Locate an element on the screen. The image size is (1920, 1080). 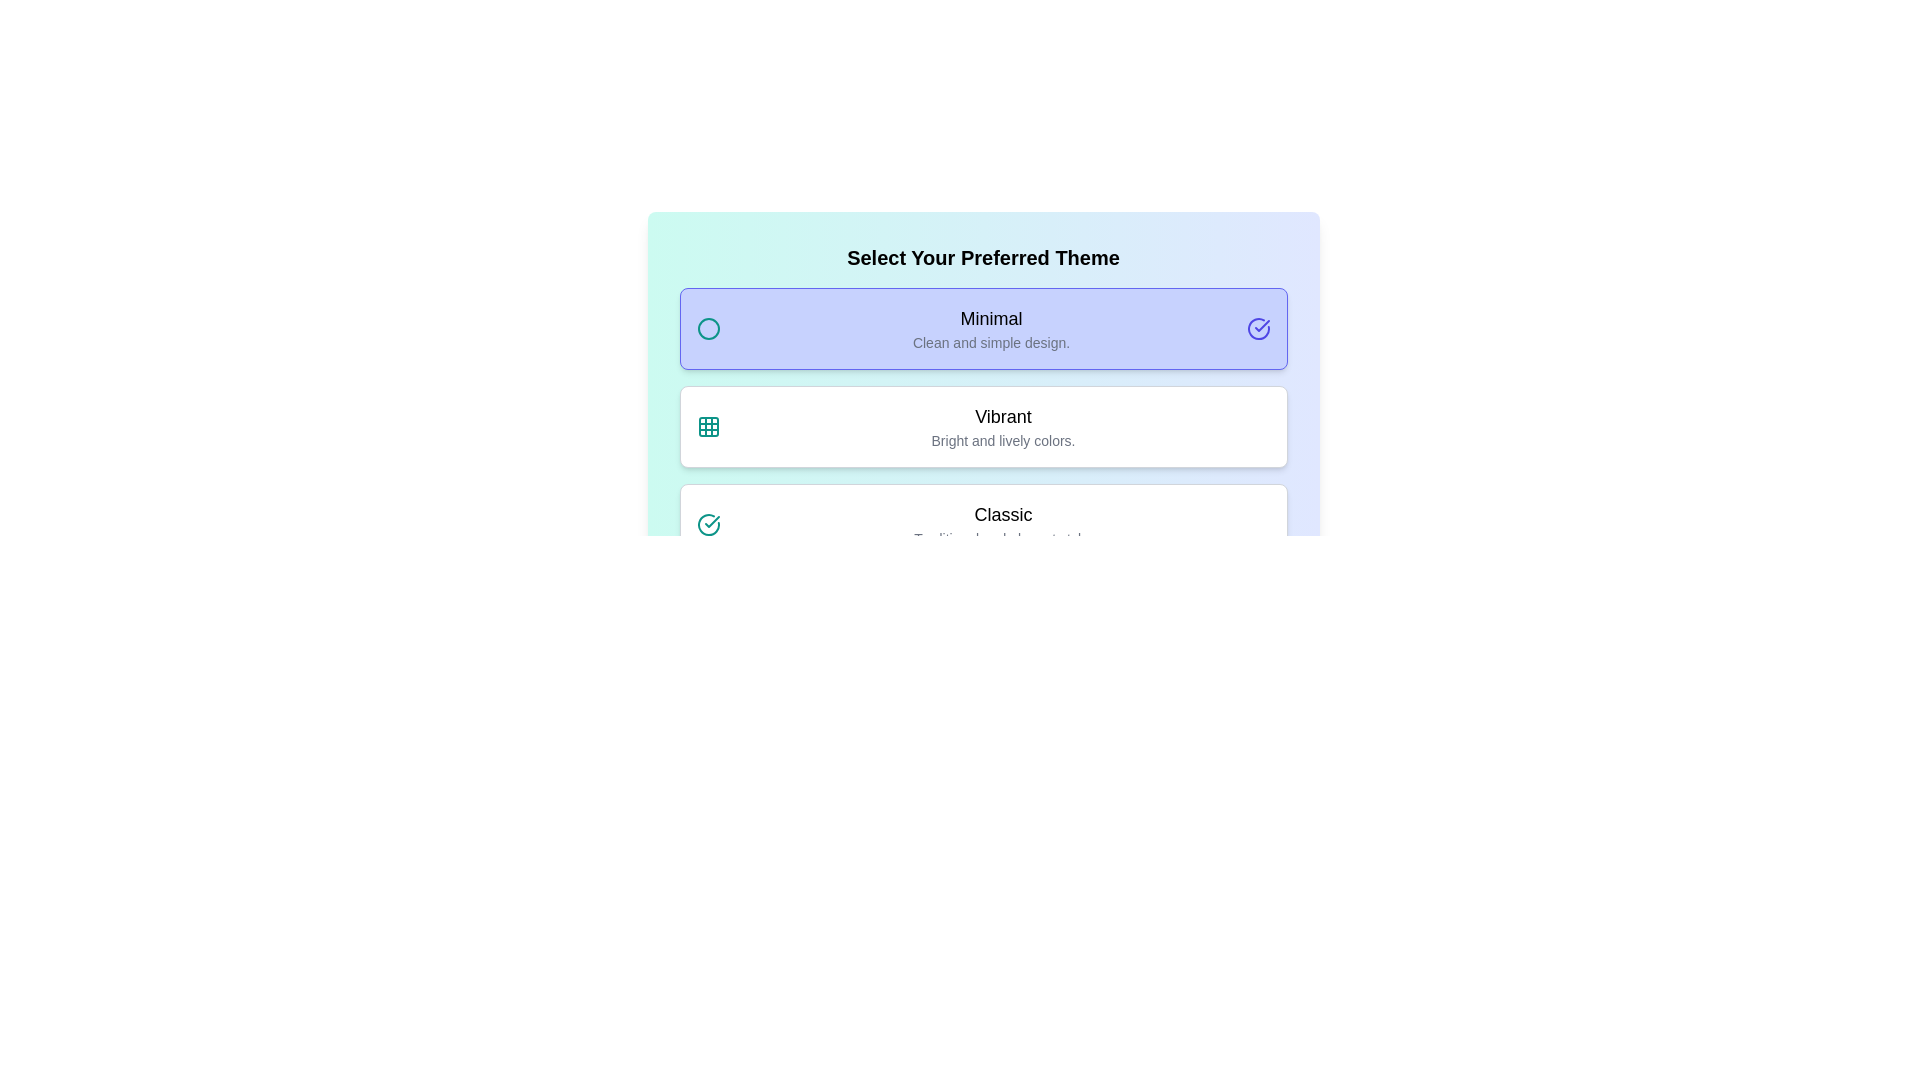
the checkmark icon within the circular graphic on the left side of the 'Minimal' option card for visual confirmation is located at coordinates (711, 520).